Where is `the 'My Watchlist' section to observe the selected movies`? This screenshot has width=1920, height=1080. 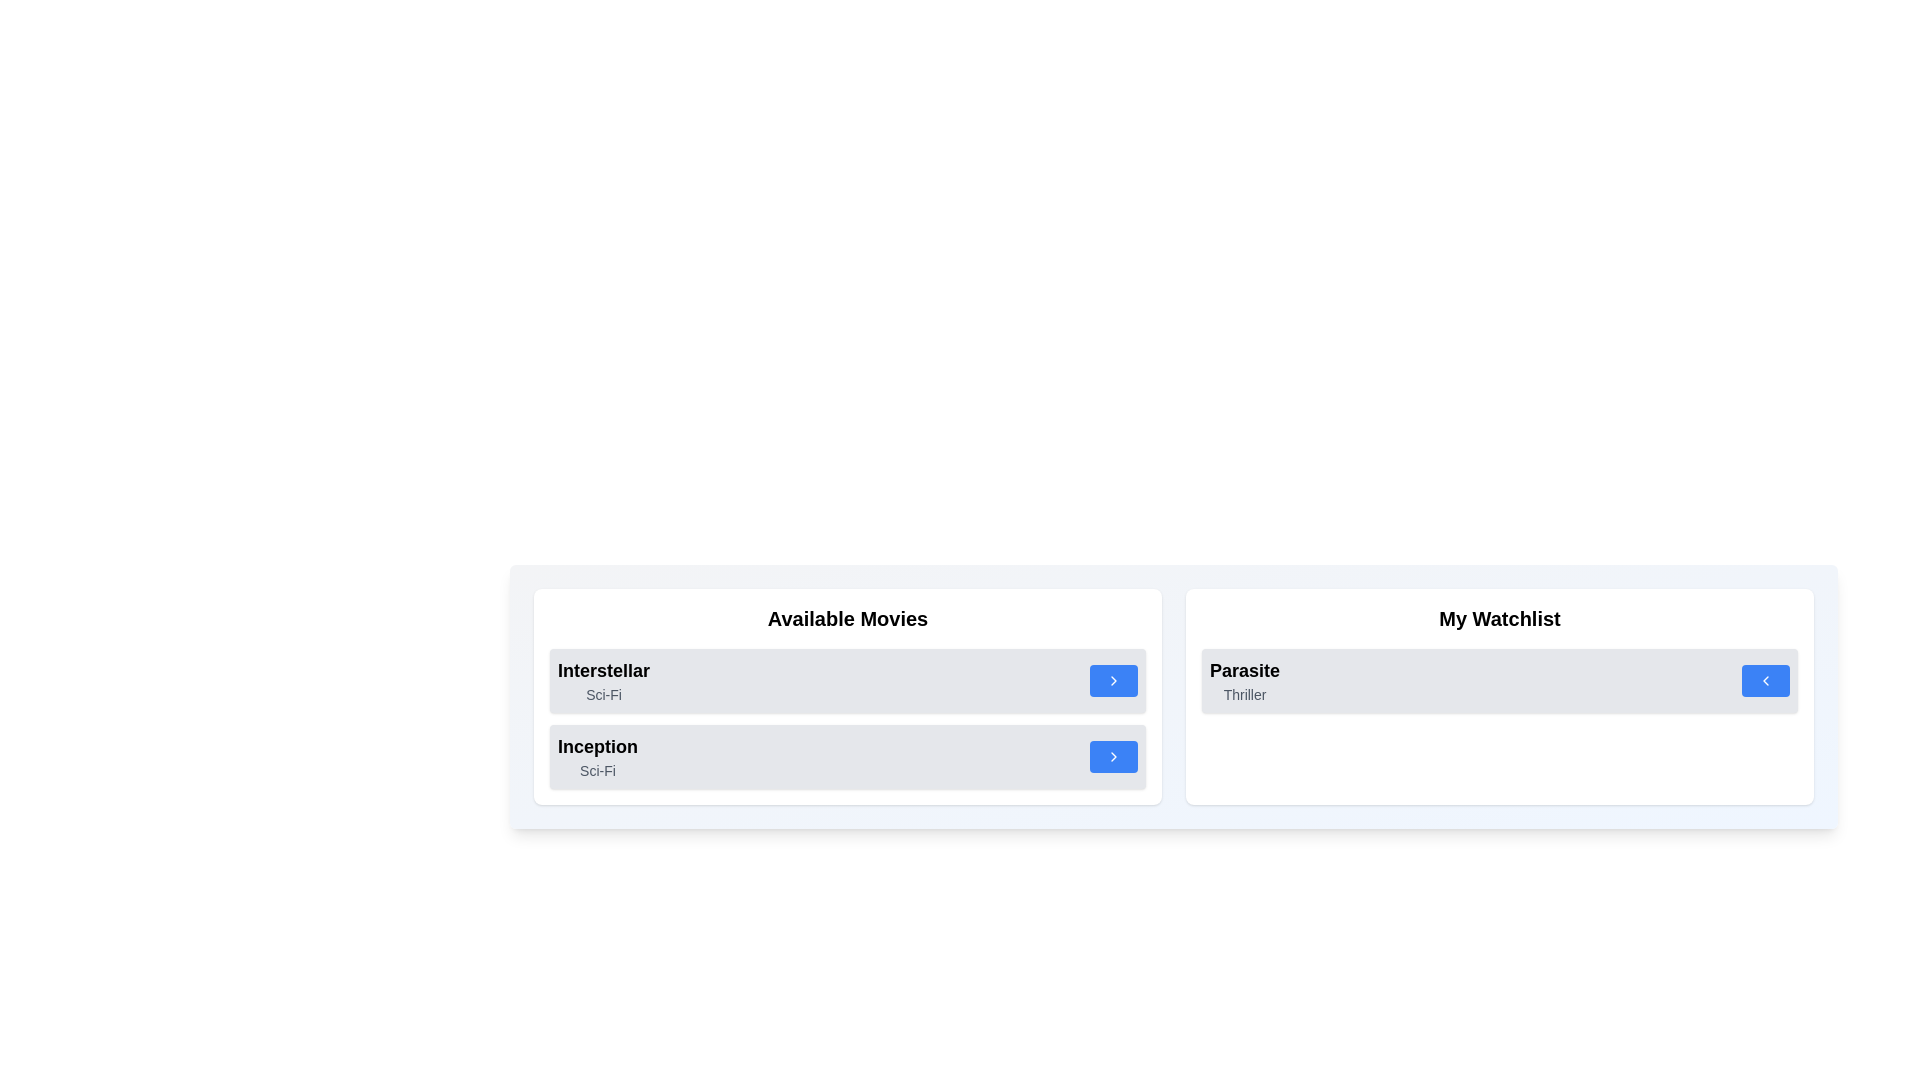
the 'My Watchlist' section to observe the selected movies is located at coordinates (1499, 617).